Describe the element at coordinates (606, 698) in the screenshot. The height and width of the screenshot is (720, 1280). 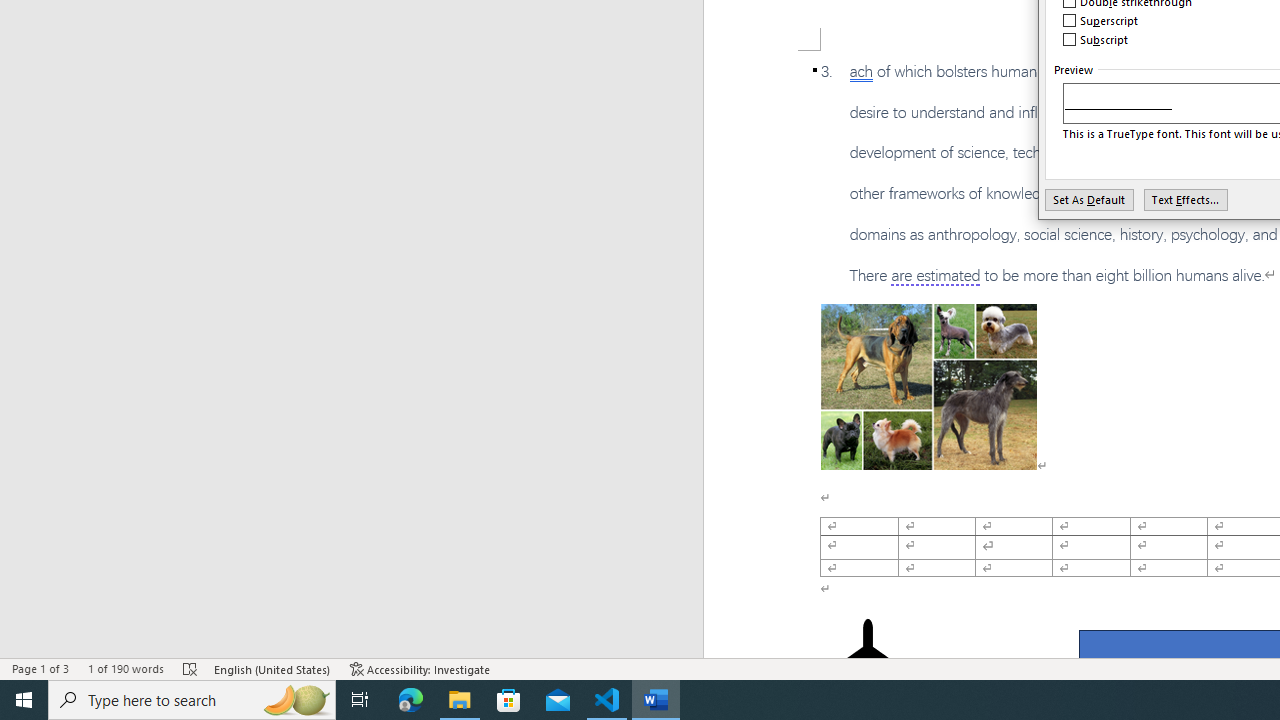
I see `'Visual Studio Code - 1 running window'` at that location.